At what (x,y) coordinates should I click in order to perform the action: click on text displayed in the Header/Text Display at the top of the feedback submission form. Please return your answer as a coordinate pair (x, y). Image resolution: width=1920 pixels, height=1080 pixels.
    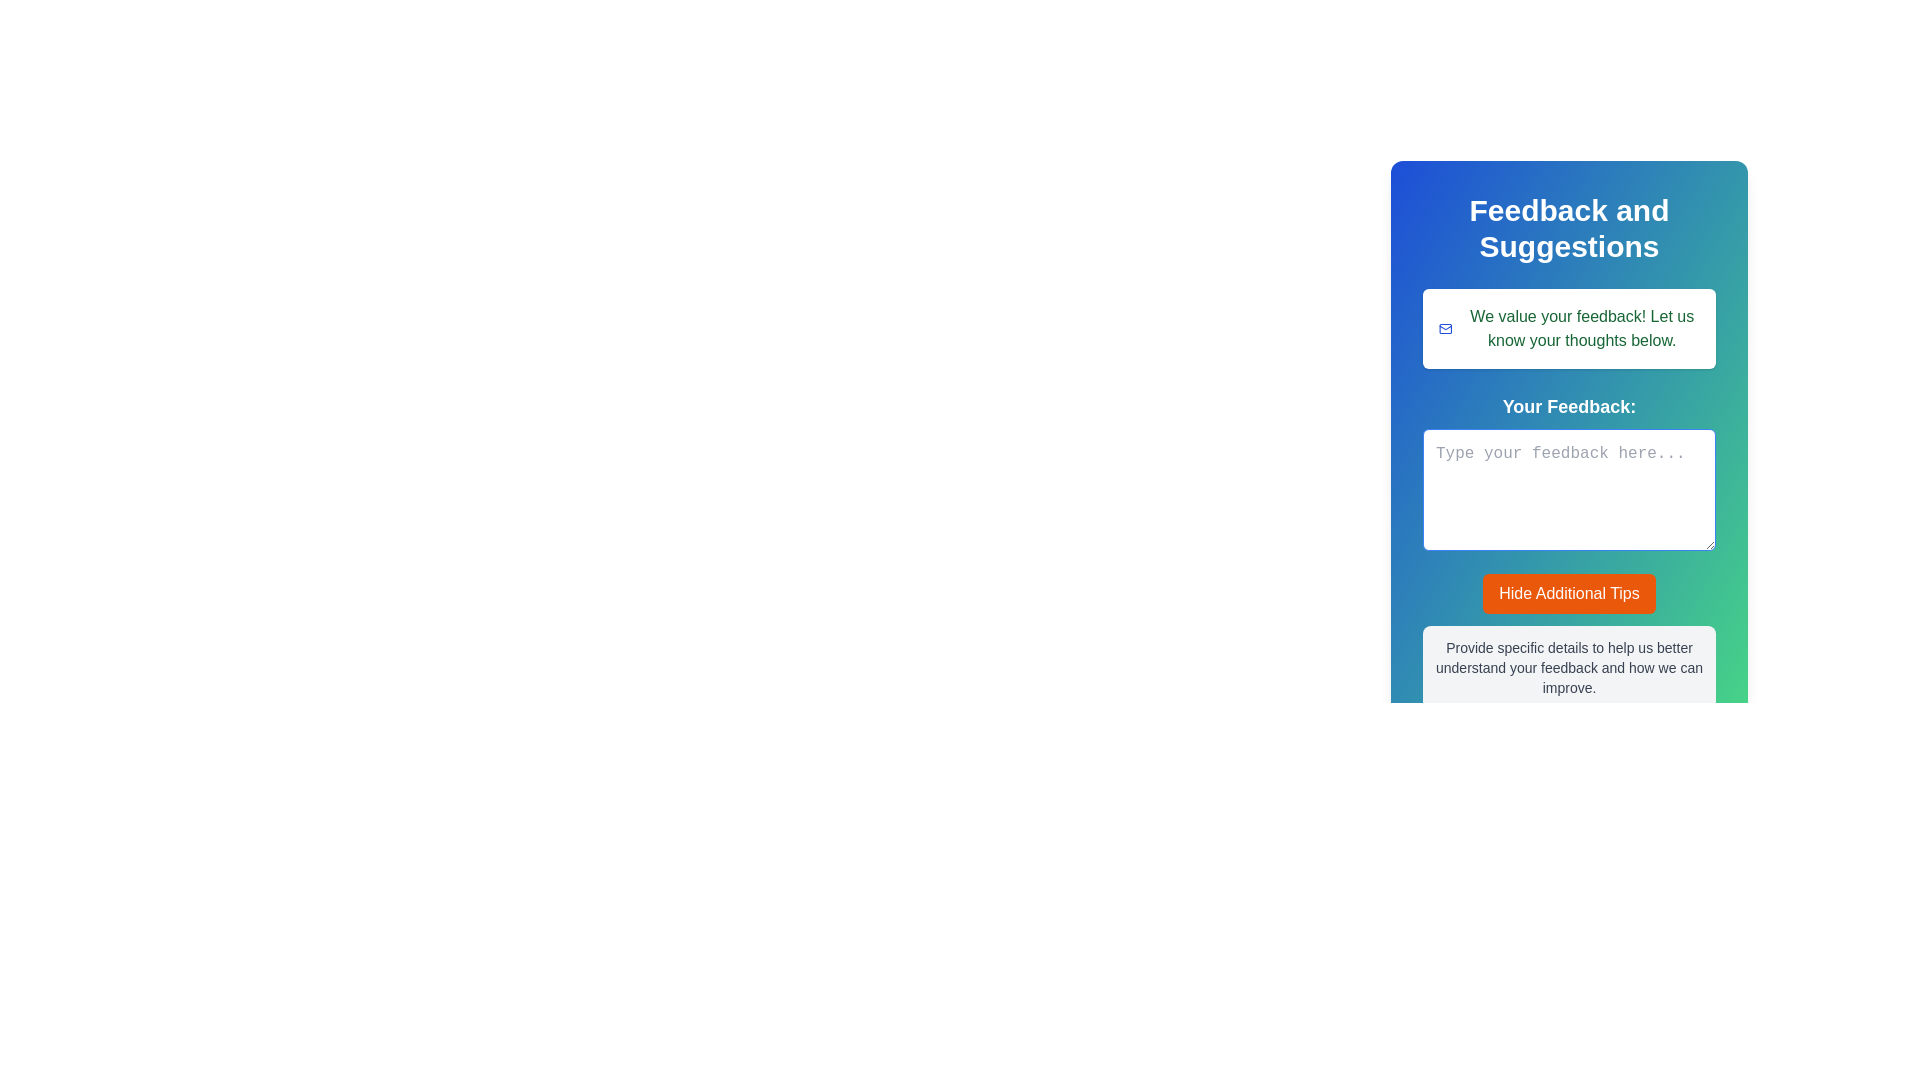
    Looking at the image, I should click on (1568, 227).